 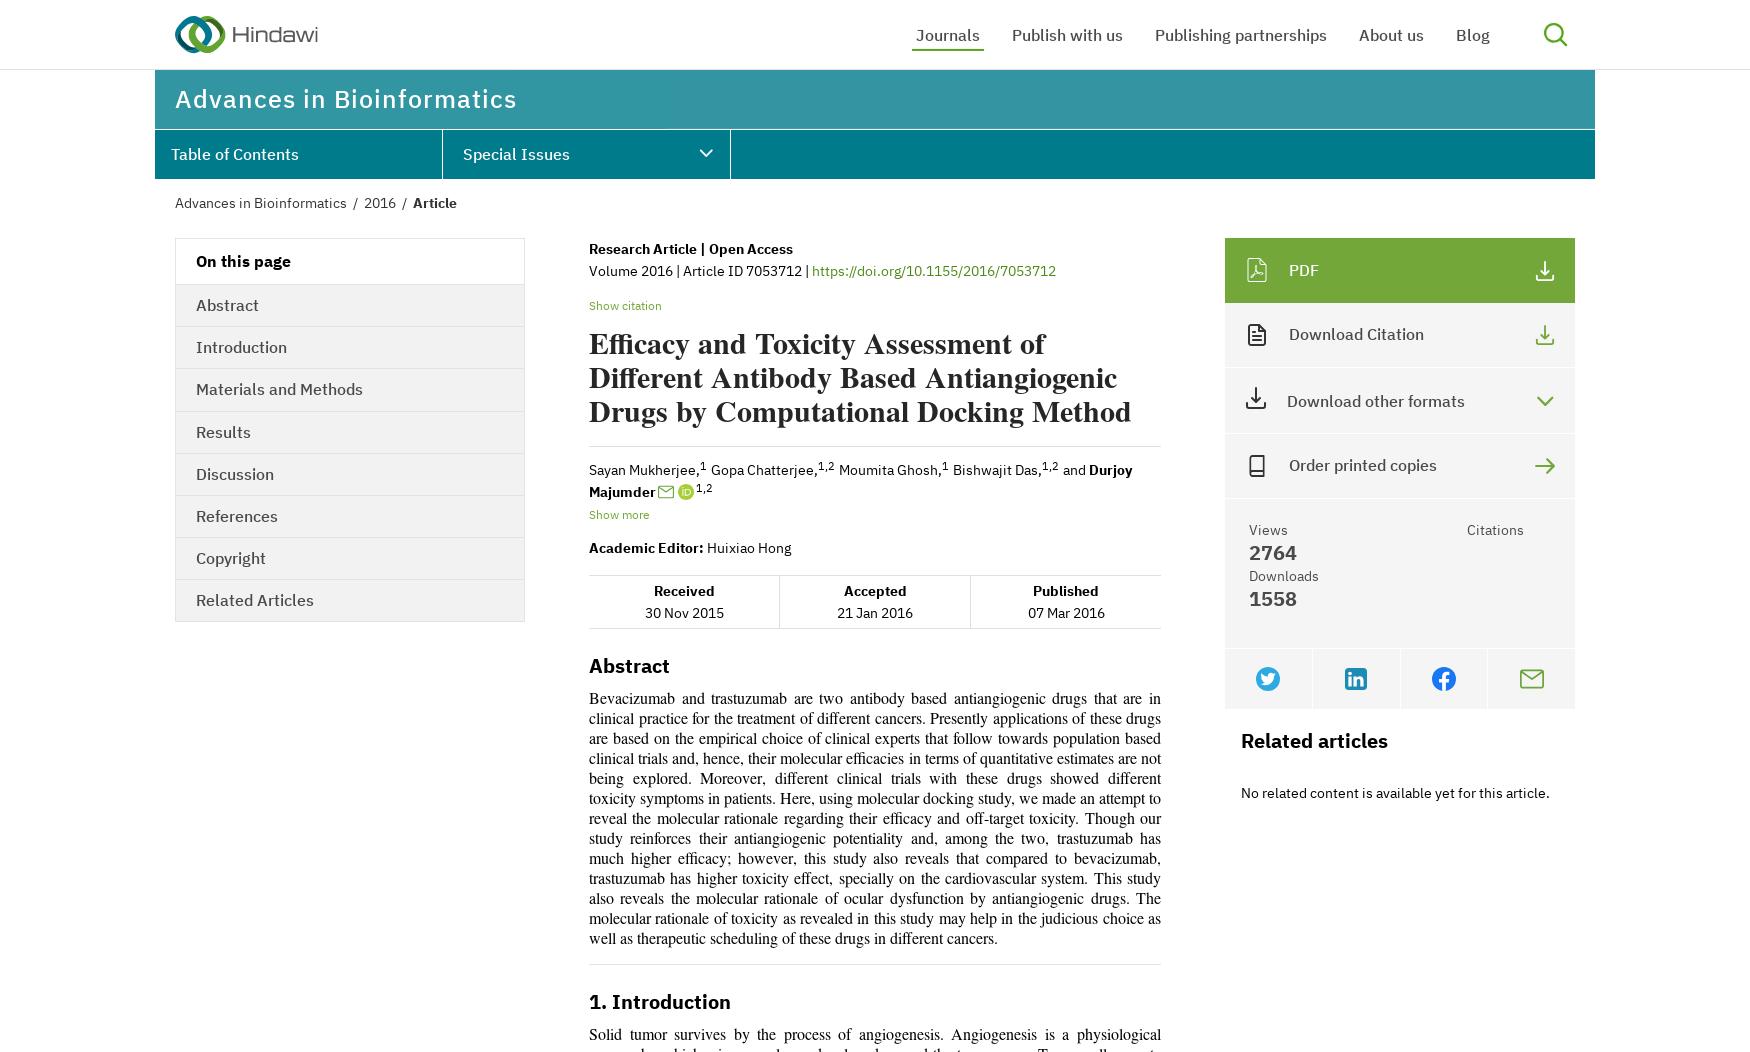 I want to click on 'Results', so click(x=223, y=430).